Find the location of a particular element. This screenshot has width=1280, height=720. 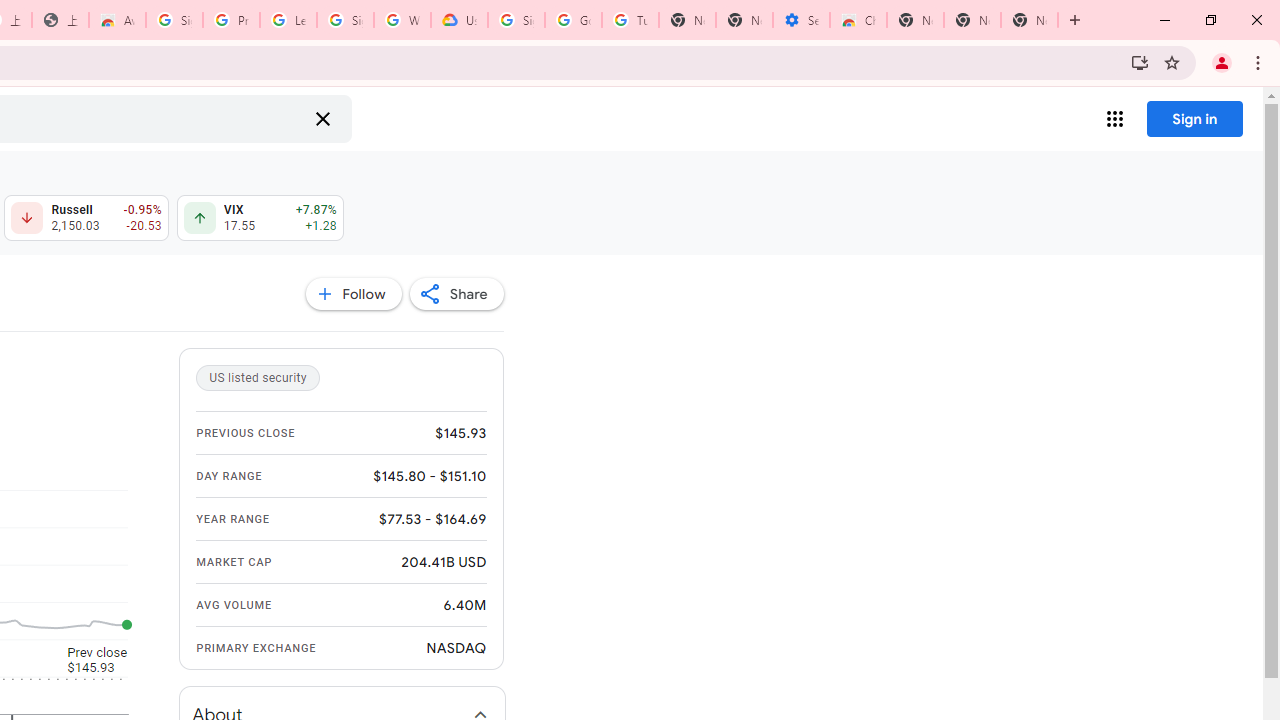

'New Tab' is located at coordinates (1029, 20).